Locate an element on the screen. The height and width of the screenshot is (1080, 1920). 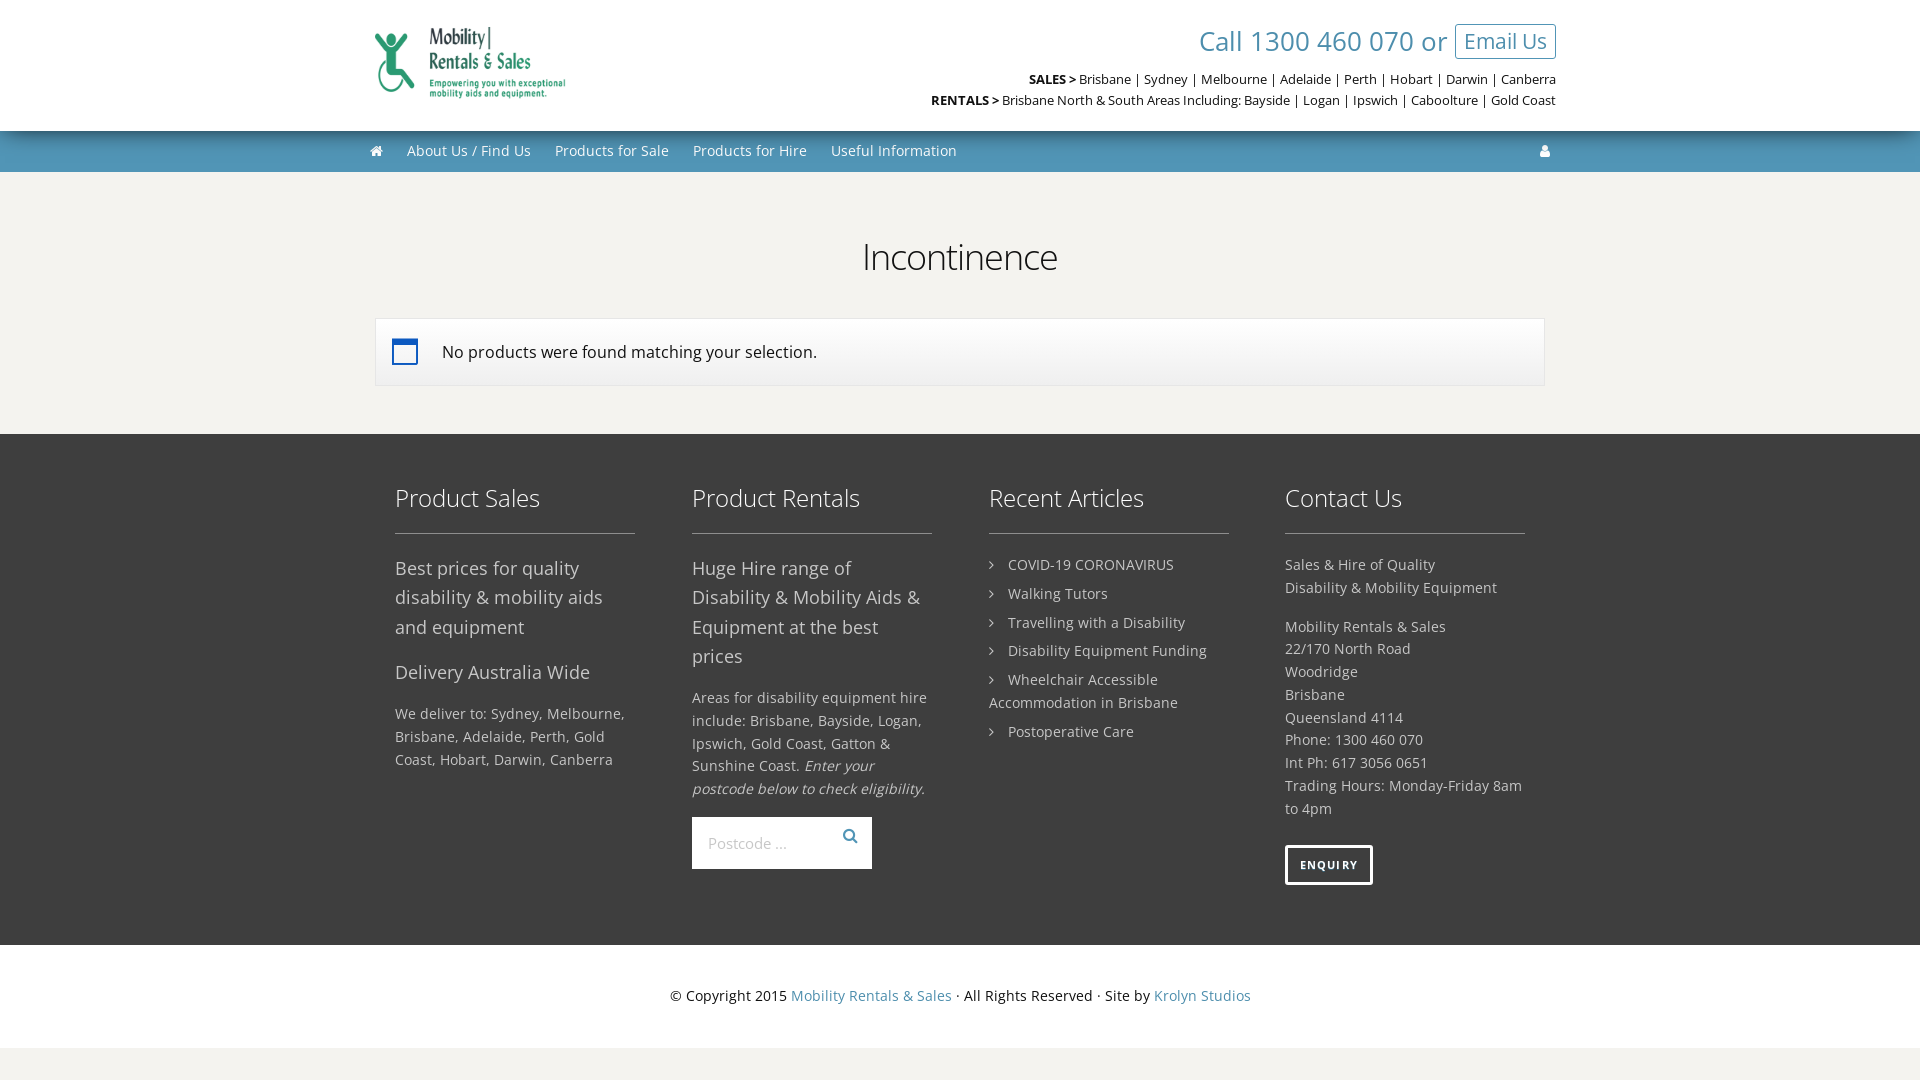
'Home' is located at coordinates (376, 149).